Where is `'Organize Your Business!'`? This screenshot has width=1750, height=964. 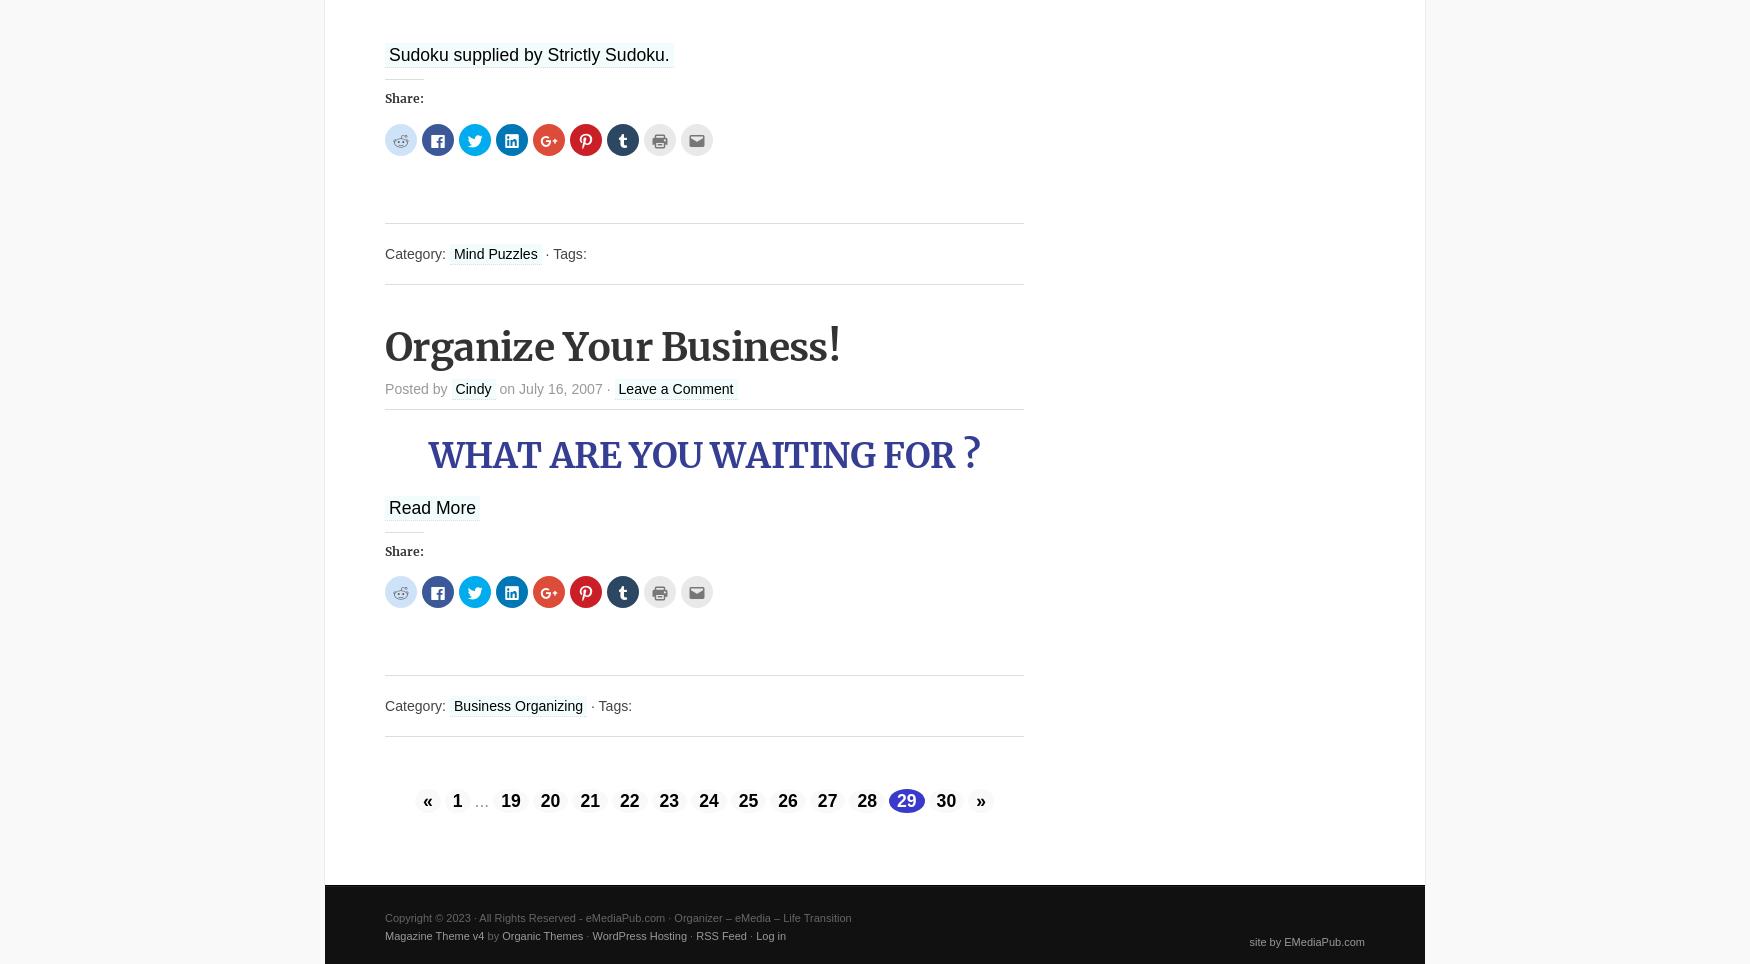
'Organize Your Business!' is located at coordinates (613, 345).